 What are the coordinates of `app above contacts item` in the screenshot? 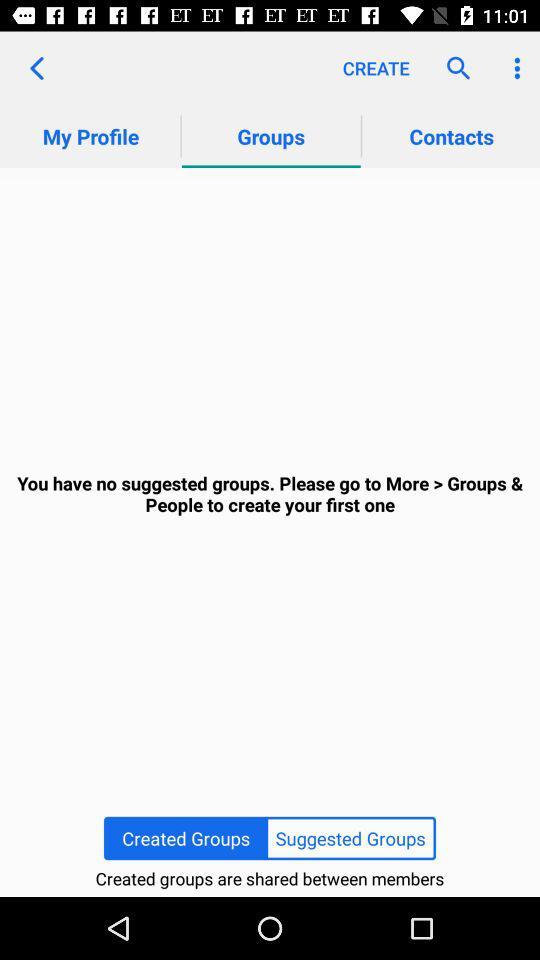 It's located at (453, 68).